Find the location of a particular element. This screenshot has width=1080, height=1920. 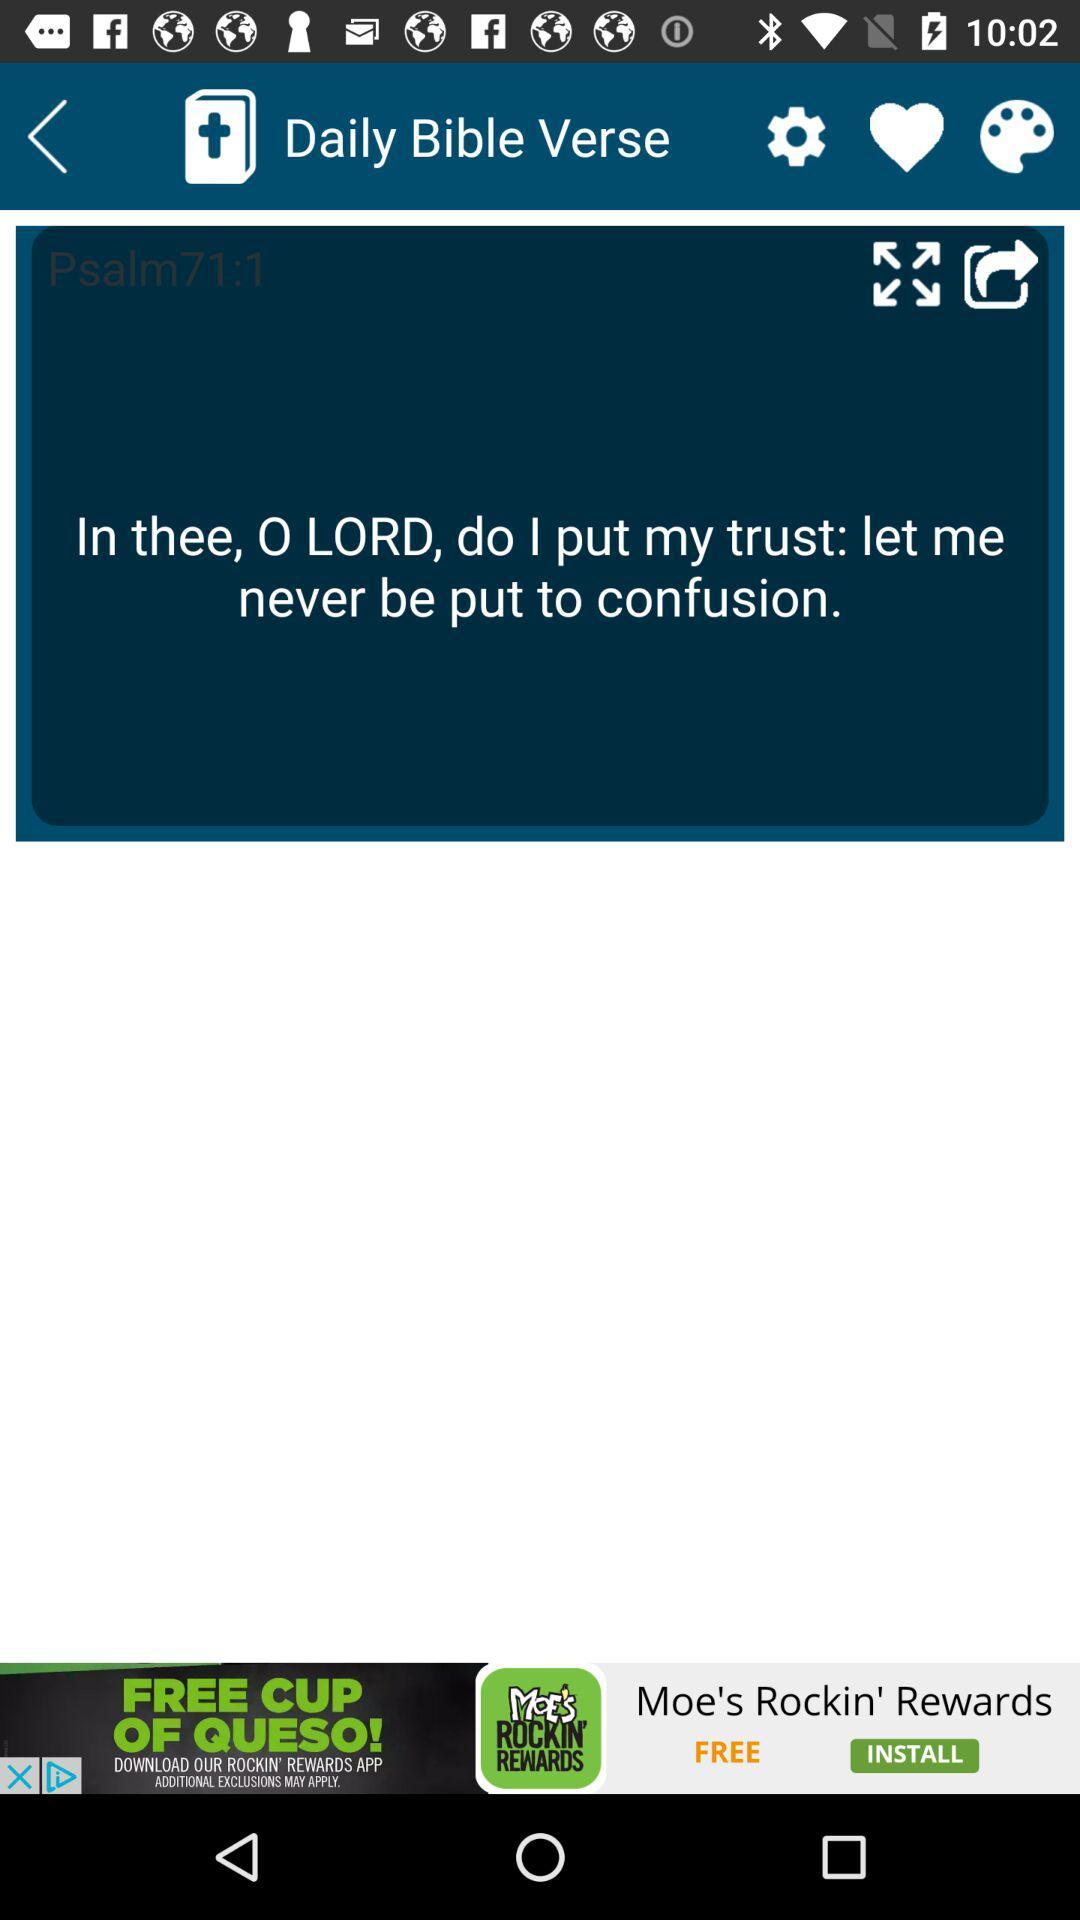

color palette is located at coordinates (1017, 135).